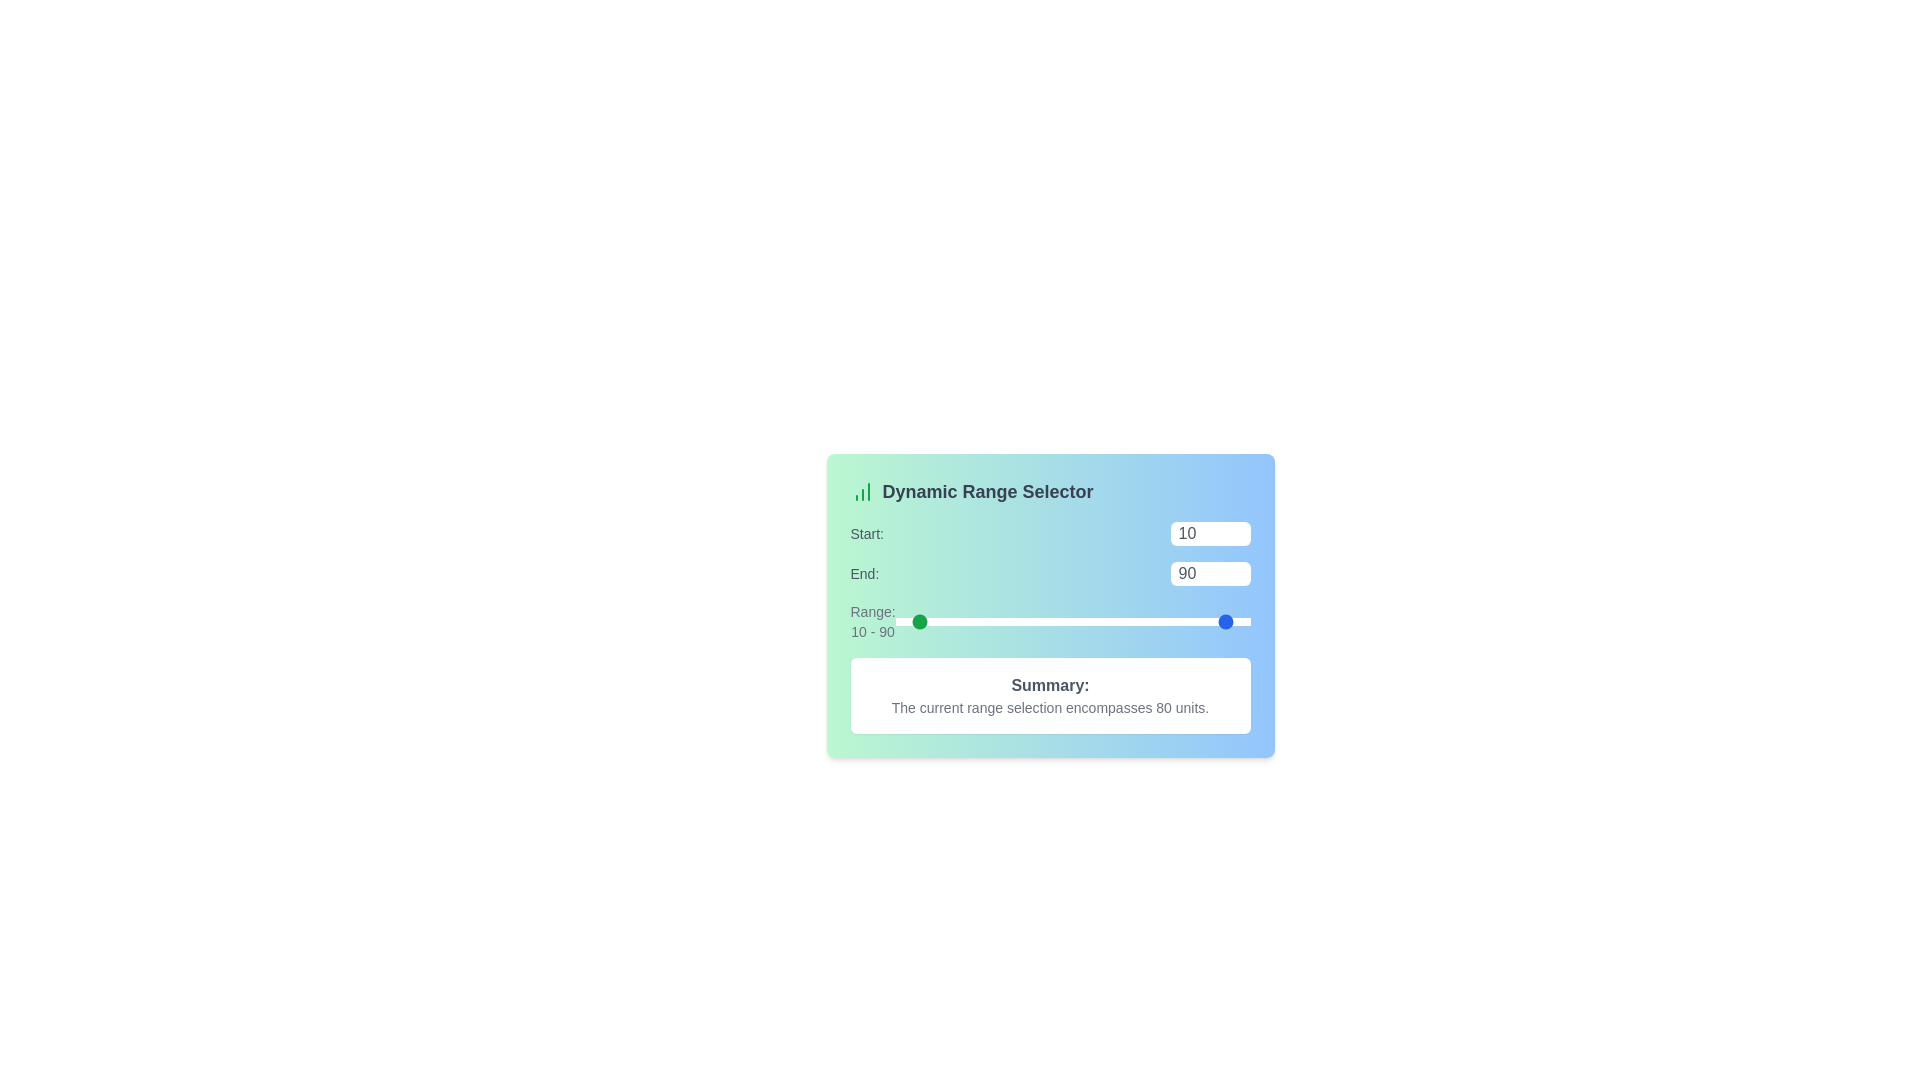 The width and height of the screenshot is (1920, 1080). What do you see at coordinates (1209, 574) in the screenshot?
I see `the 'End' range value to 36 using the input box` at bounding box center [1209, 574].